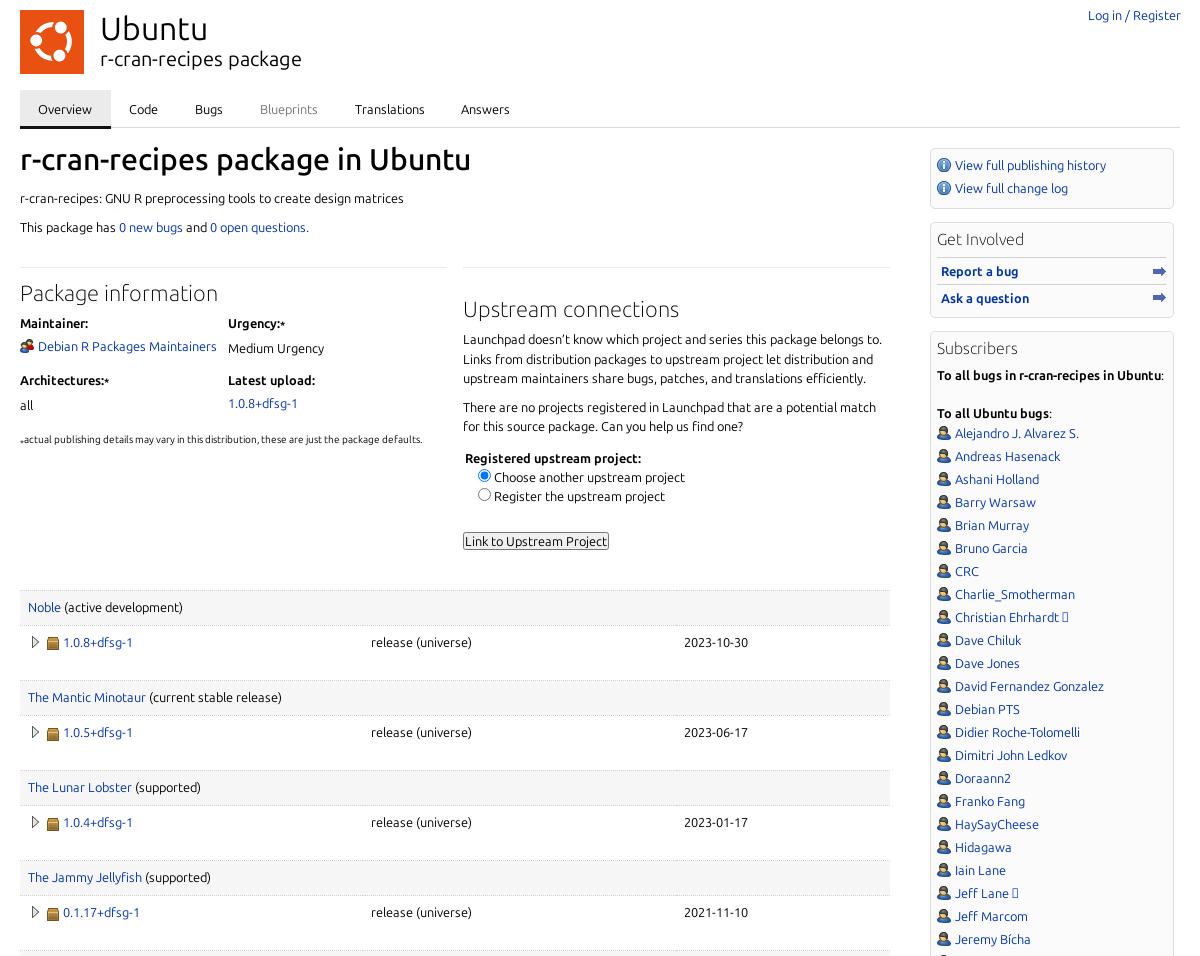 The width and height of the screenshot is (1200, 956). Describe the element at coordinates (954, 684) in the screenshot. I see `'David Fernandez Gonzalez'` at that location.